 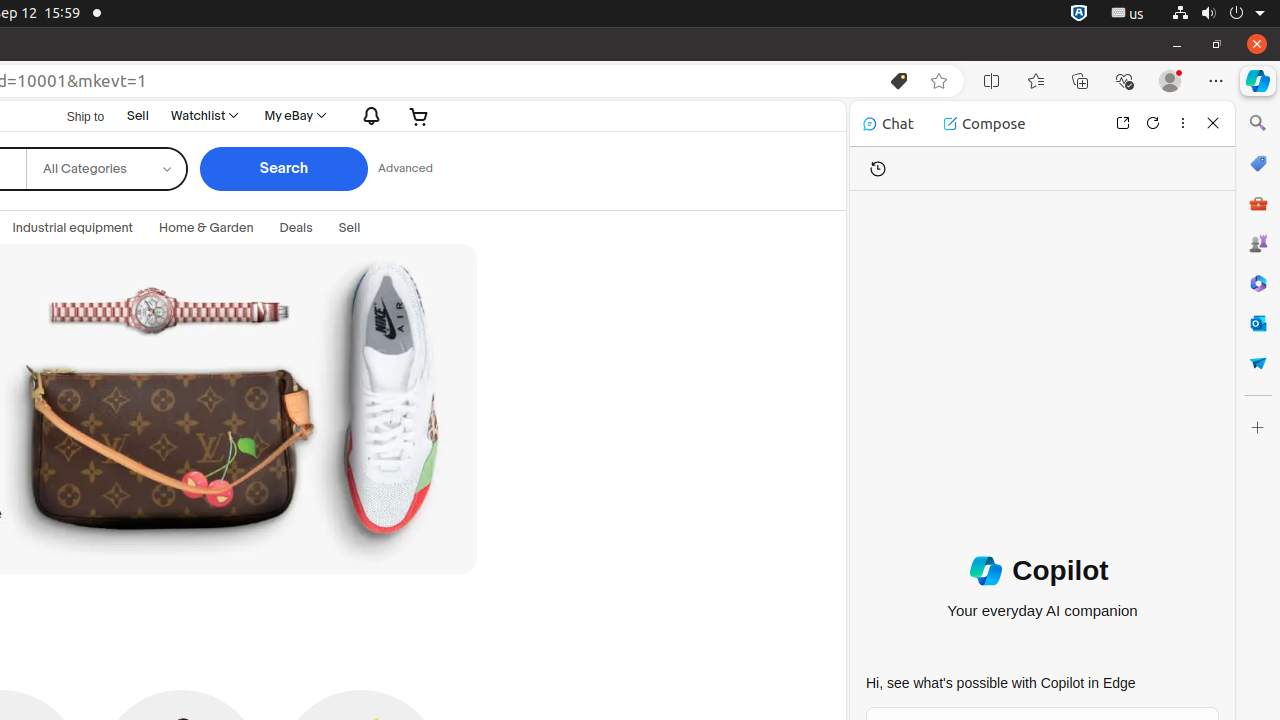 What do you see at coordinates (1256, 321) in the screenshot?
I see `'Outlook'` at bounding box center [1256, 321].